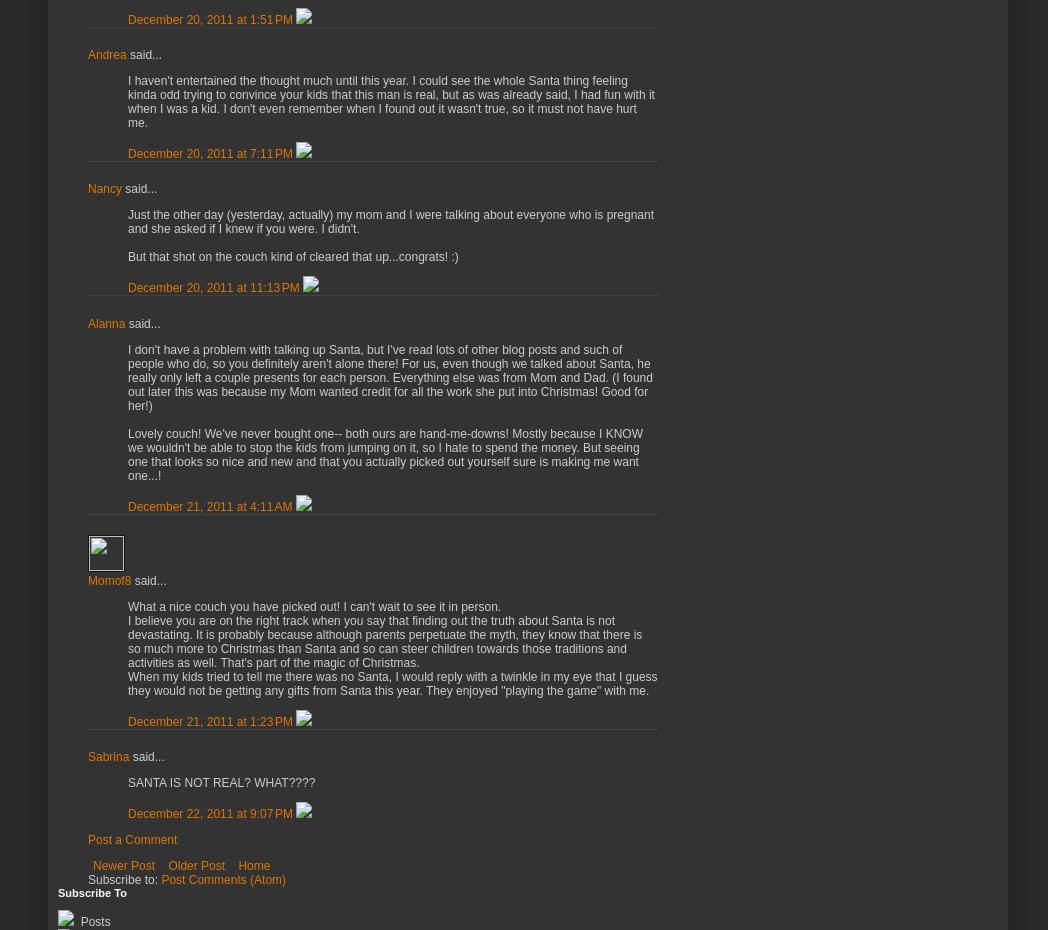  I want to click on 'Post Comments (Atom)', so click(223, 879).